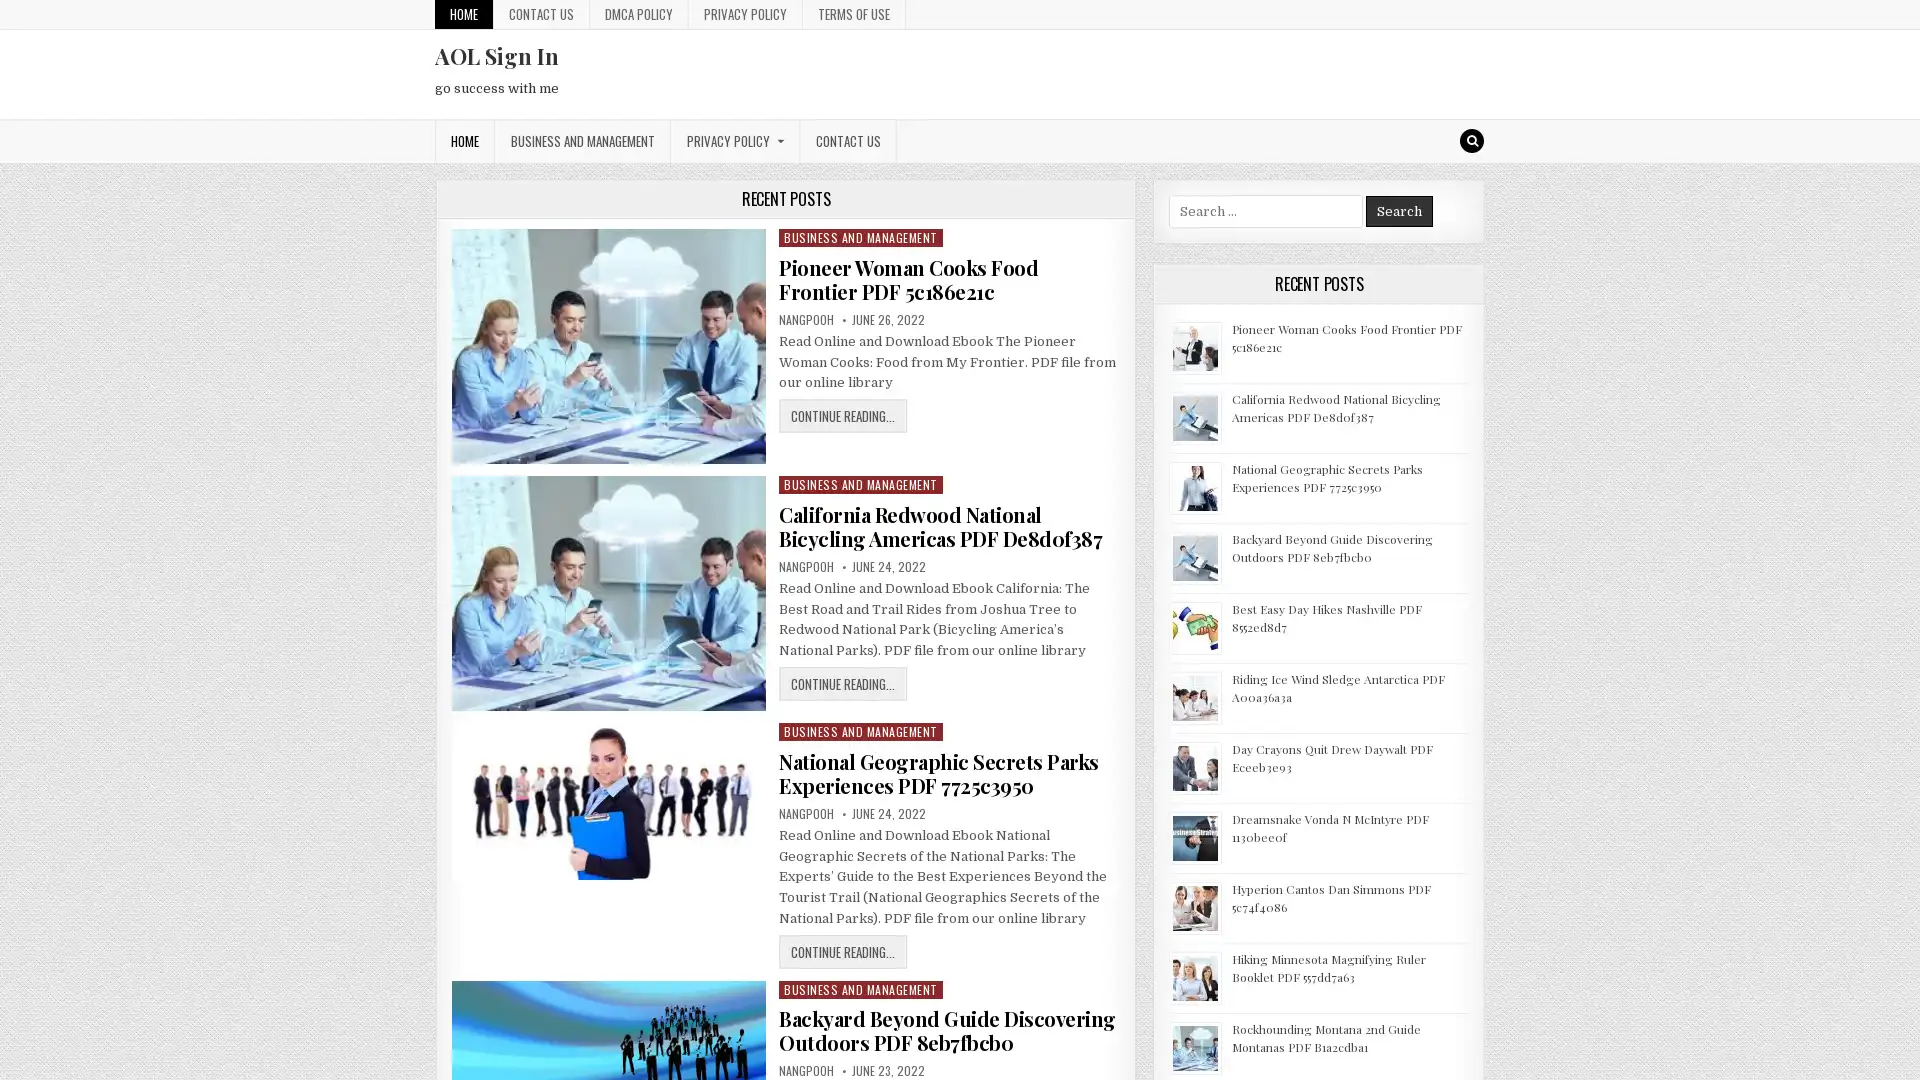  What do you see at coordinates (1398, 211) in the screenshot?
I see `Search` at bounding box center [1398, 211].